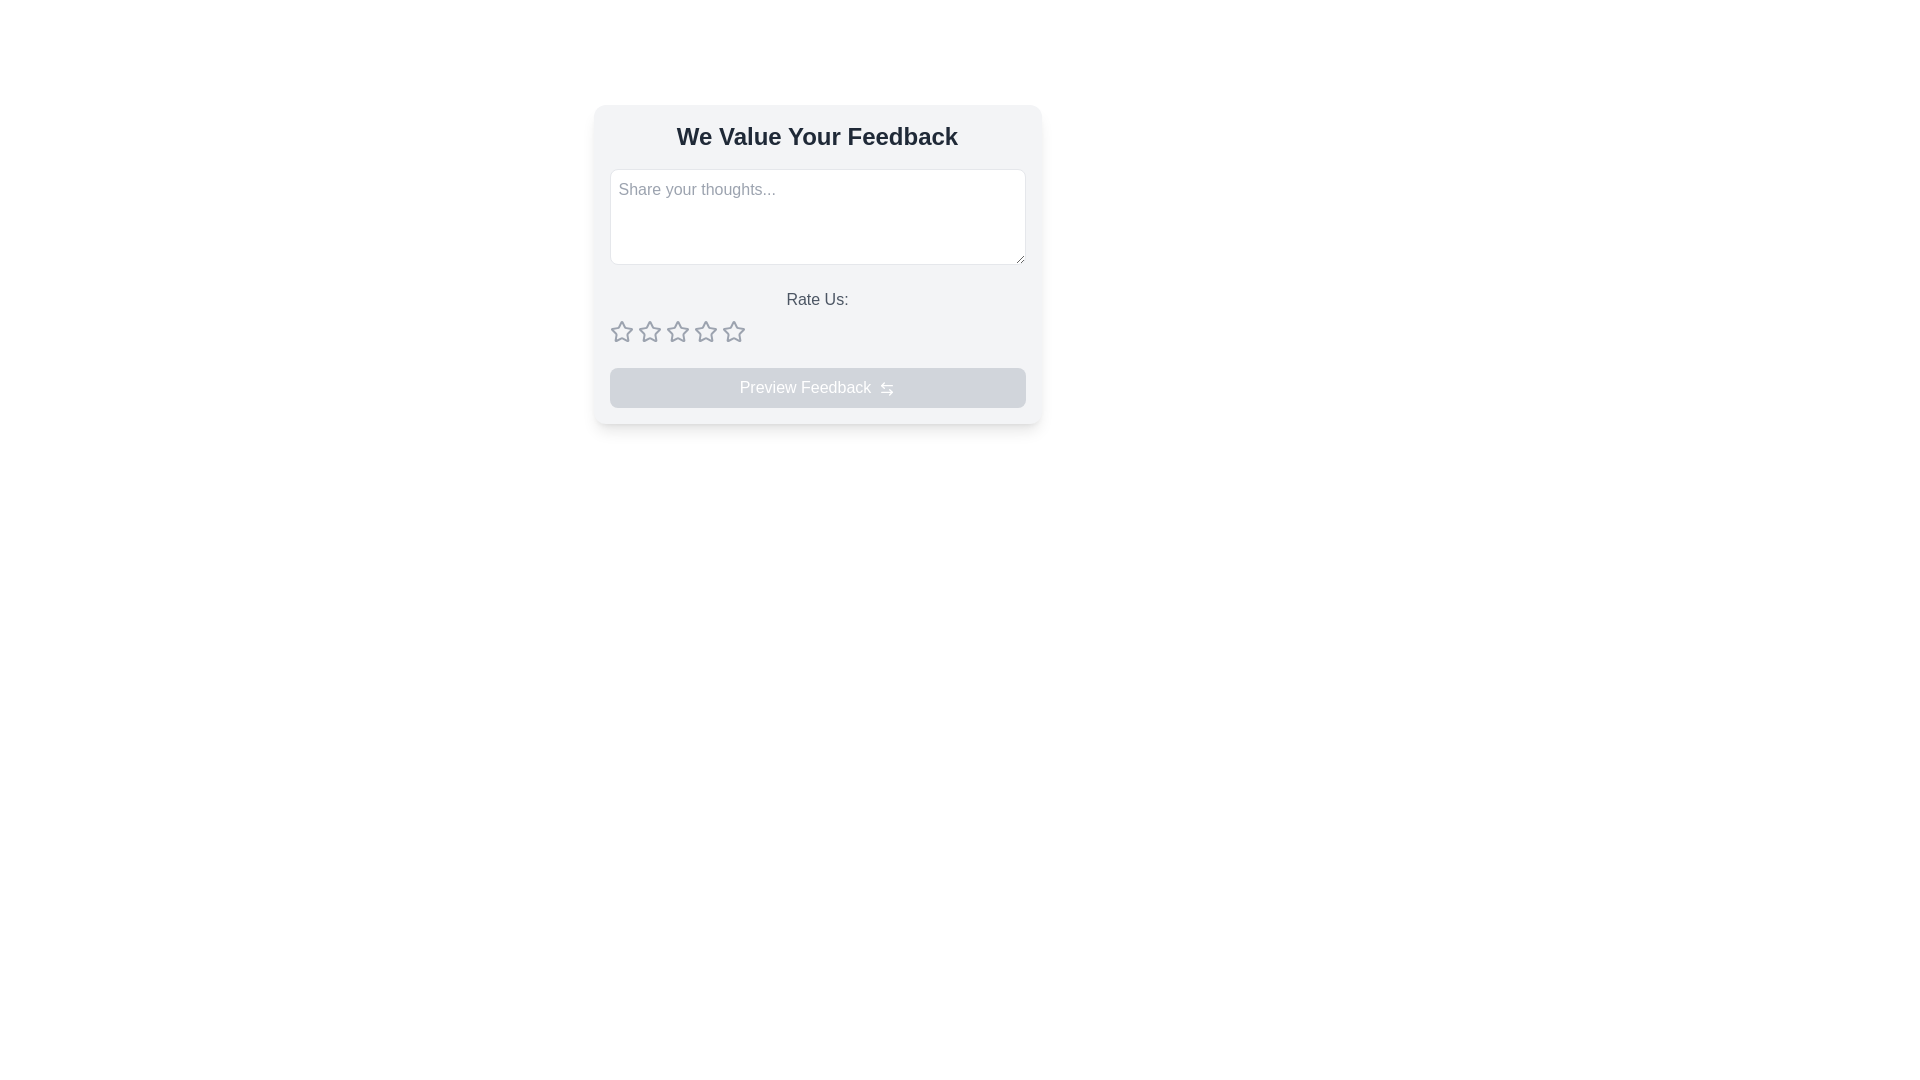  Describe the element at coordinates (817, 300) in the screenshot. I see `the 'Rate Us:' label, which is styled in gray and positioned above the star icons for rating within the feedback form interface` at that location.